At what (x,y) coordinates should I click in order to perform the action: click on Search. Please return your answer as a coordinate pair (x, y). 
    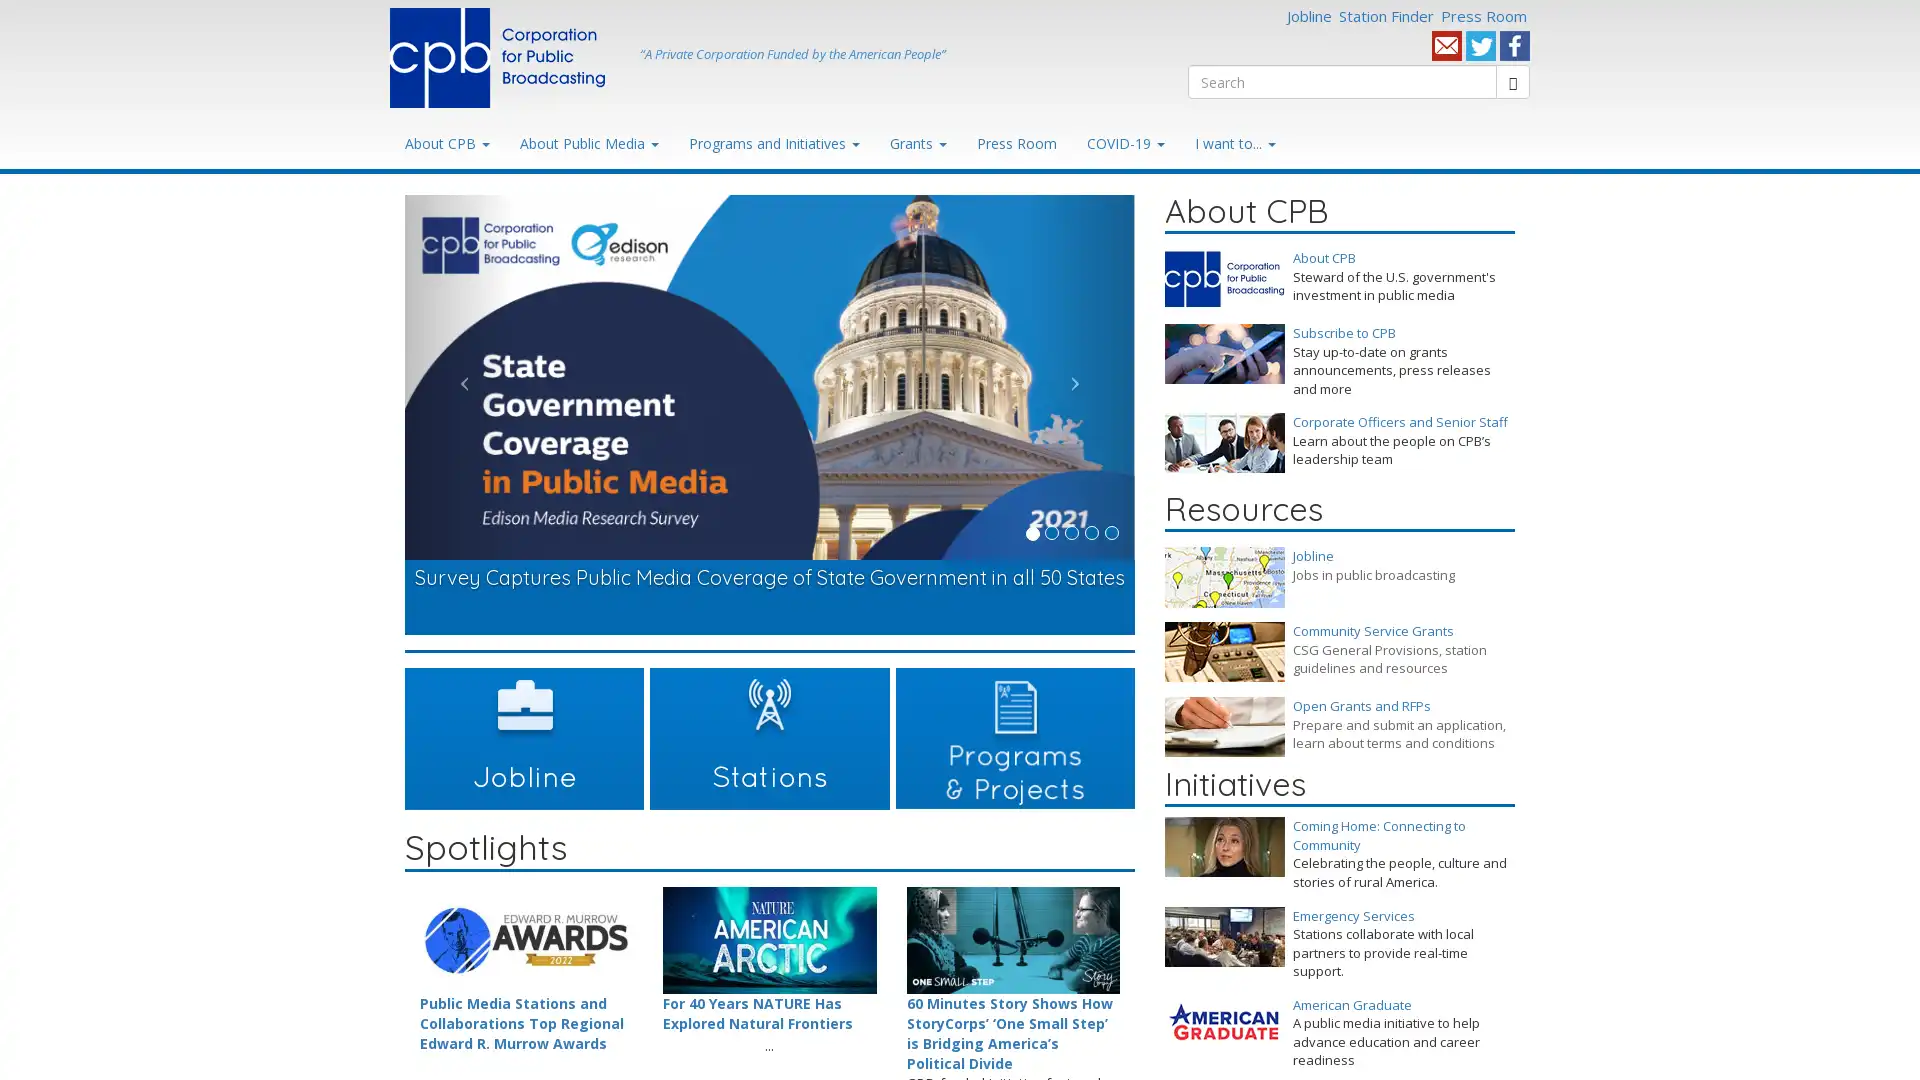
    Looking at the image, I should click on (1222, 105).